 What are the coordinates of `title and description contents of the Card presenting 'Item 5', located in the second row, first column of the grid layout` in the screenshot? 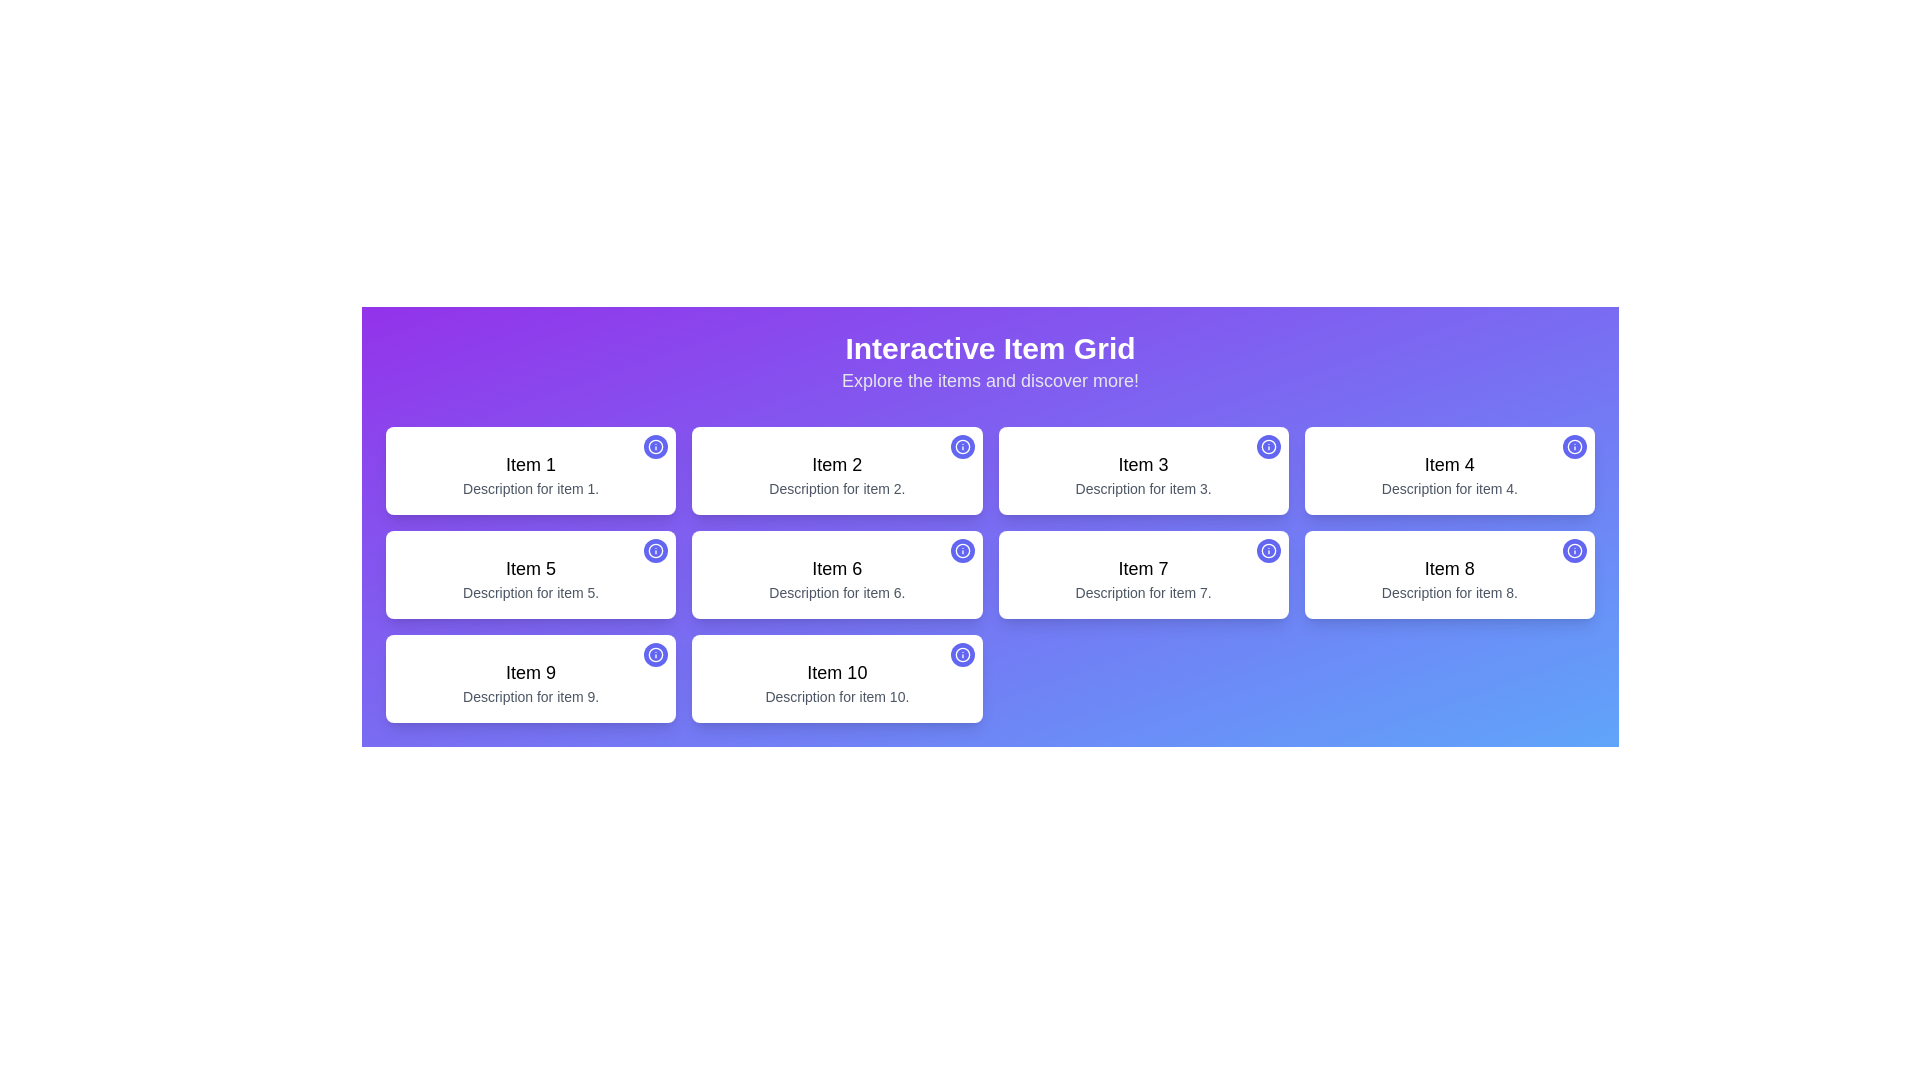 It's located at (531, 574).